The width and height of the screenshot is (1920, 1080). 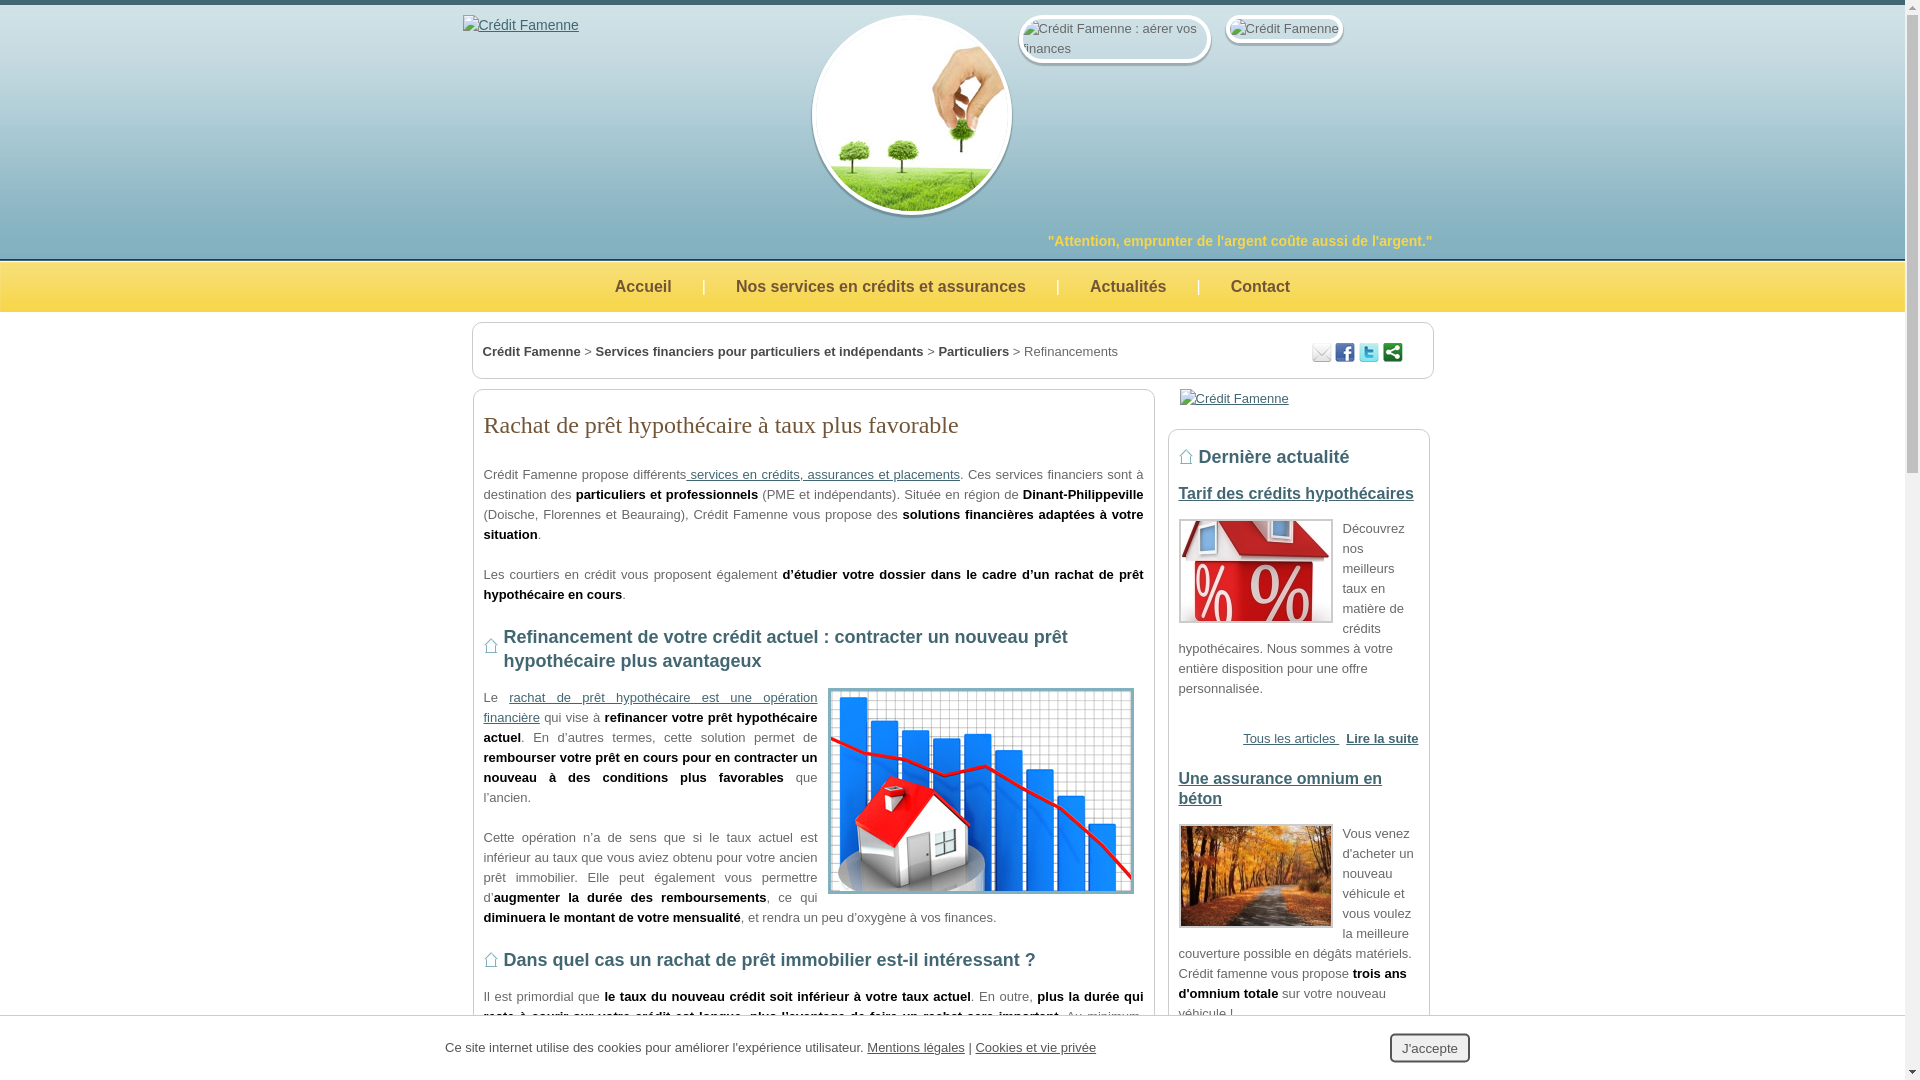 I want to click on 'Tous les articles', so click(x=1242, y=738).